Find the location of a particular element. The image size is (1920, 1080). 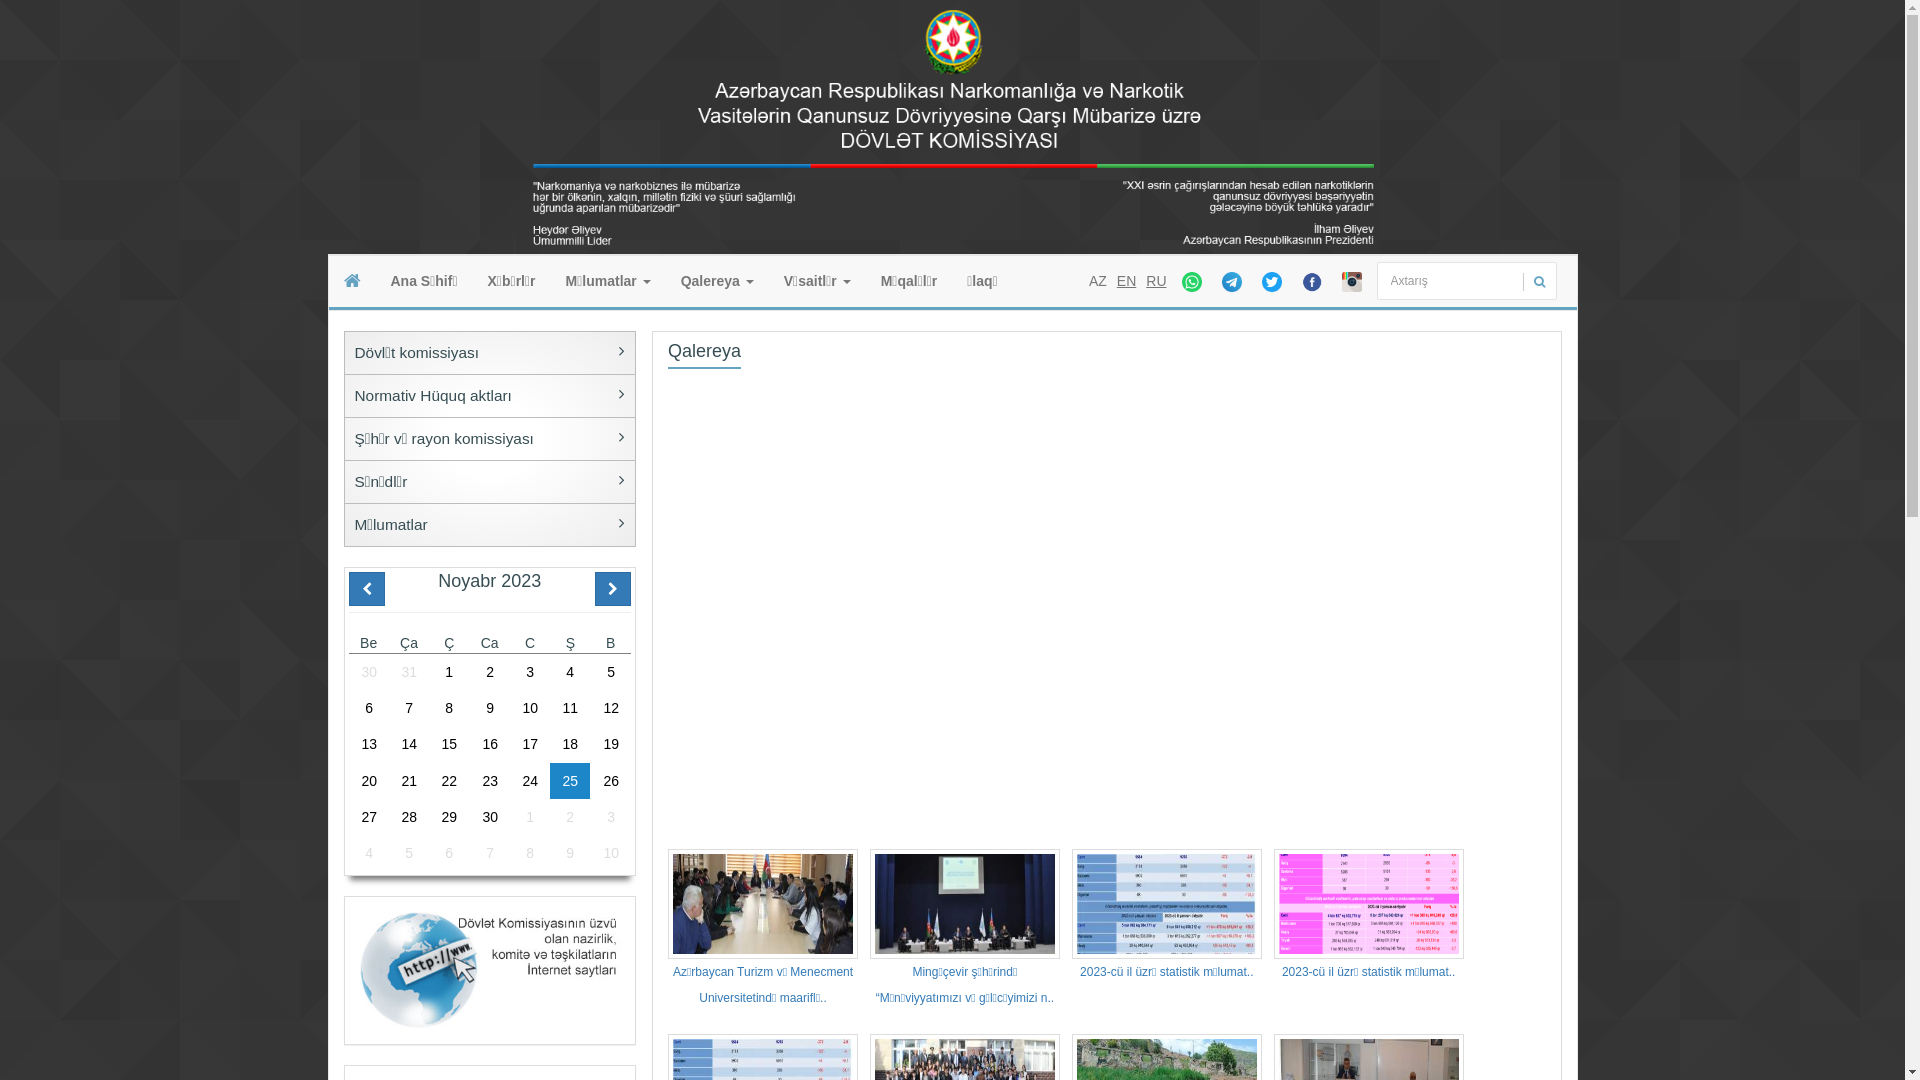

'EN' is located at coordinates (1126, 281).